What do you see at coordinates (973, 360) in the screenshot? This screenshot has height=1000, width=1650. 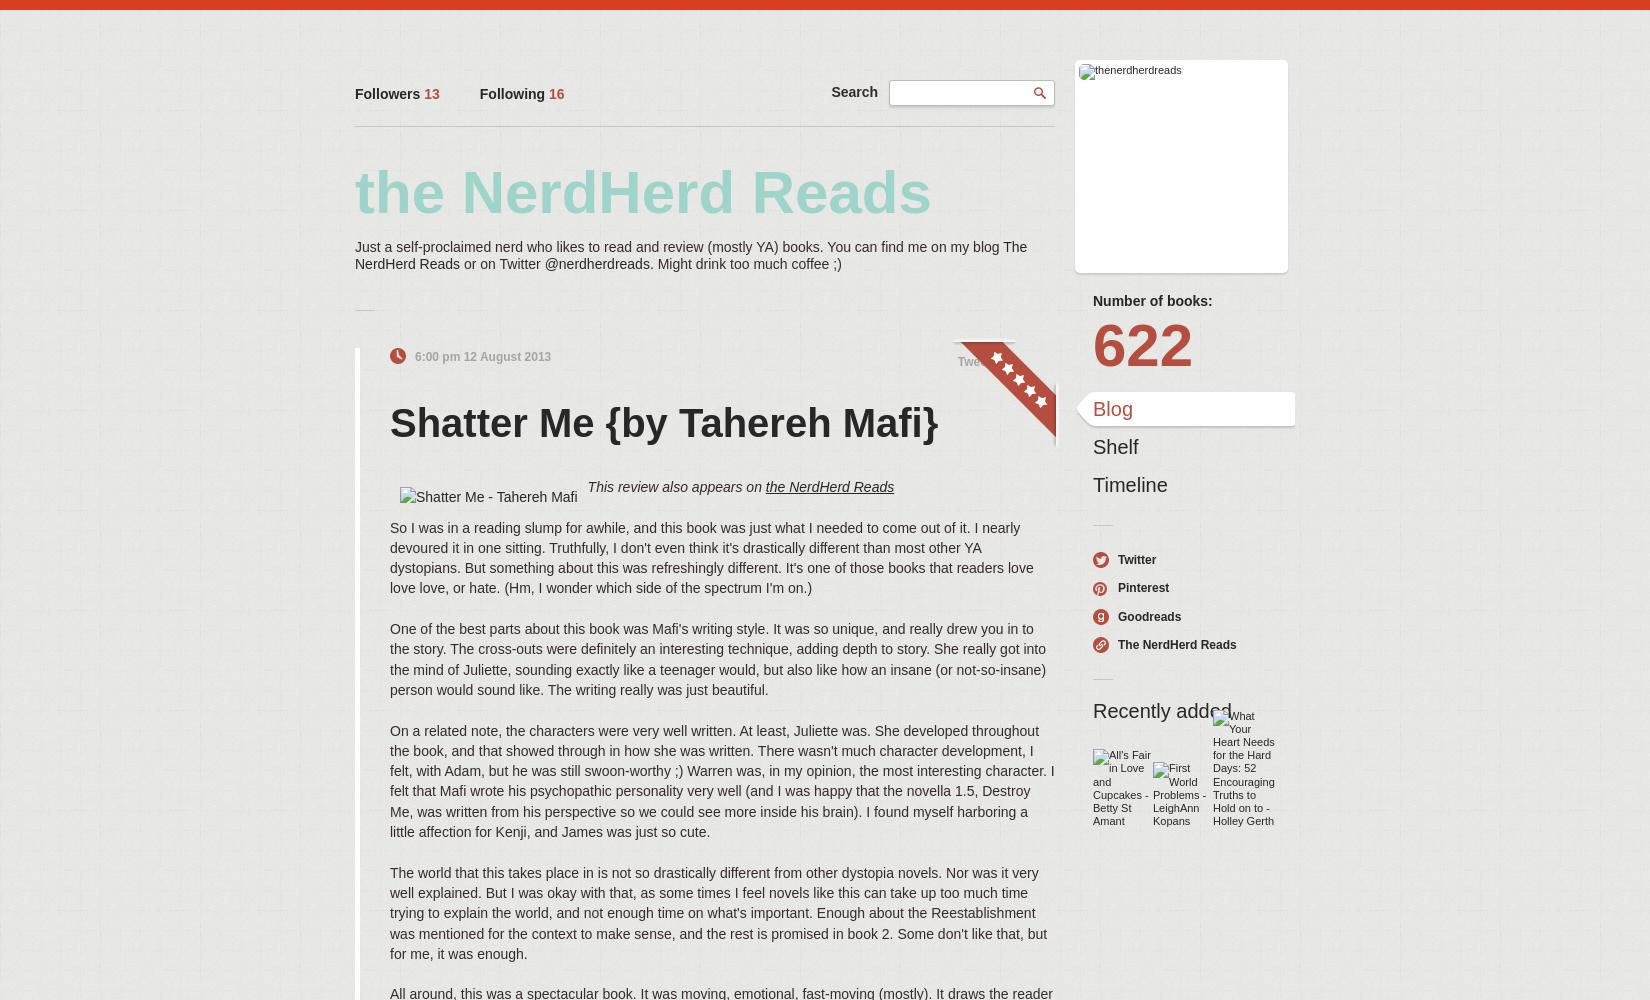 I see `'Tweet'` at bounding box center [973, 360].